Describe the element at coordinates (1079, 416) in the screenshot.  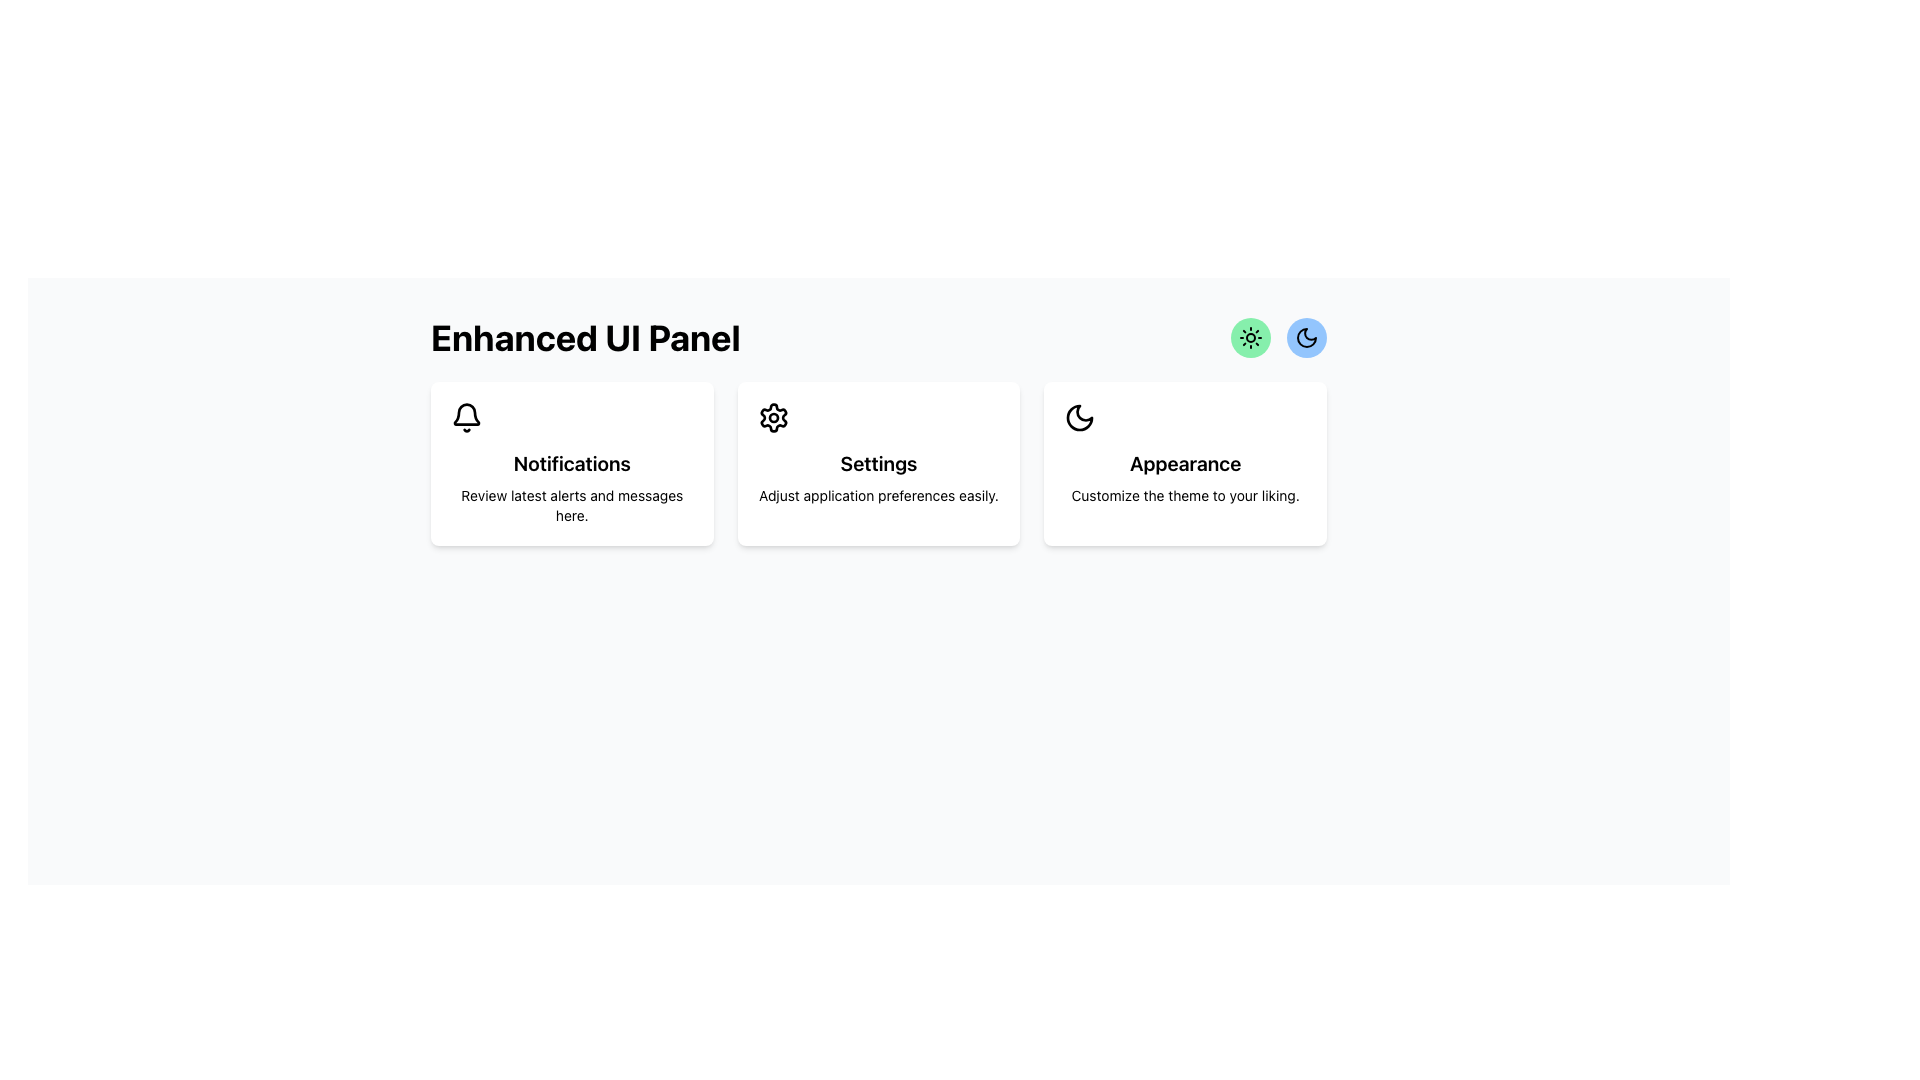
I see `the moon-shaped icon located at the top-left corner of the 'Appearance' card section` at that location.